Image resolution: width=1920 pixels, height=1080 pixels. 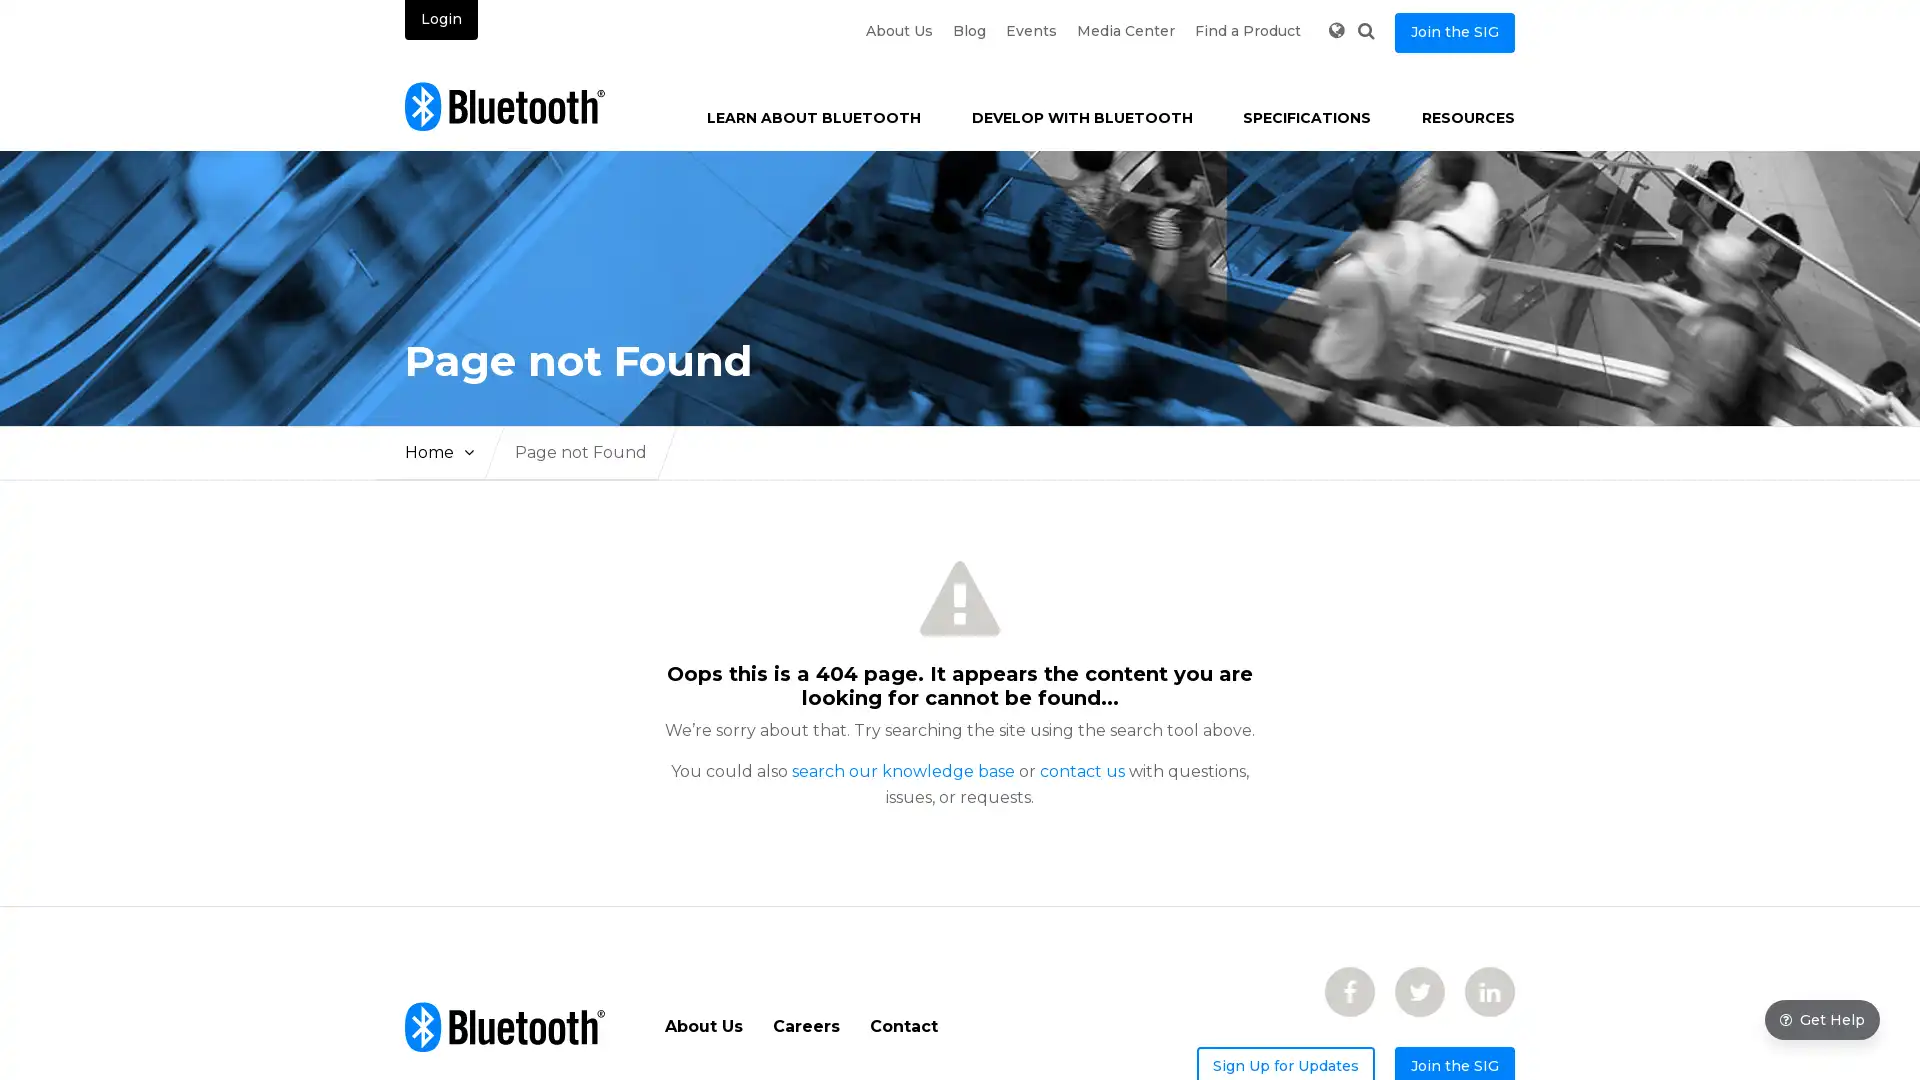 I want to click on Language, so click(x=1335, y=30).